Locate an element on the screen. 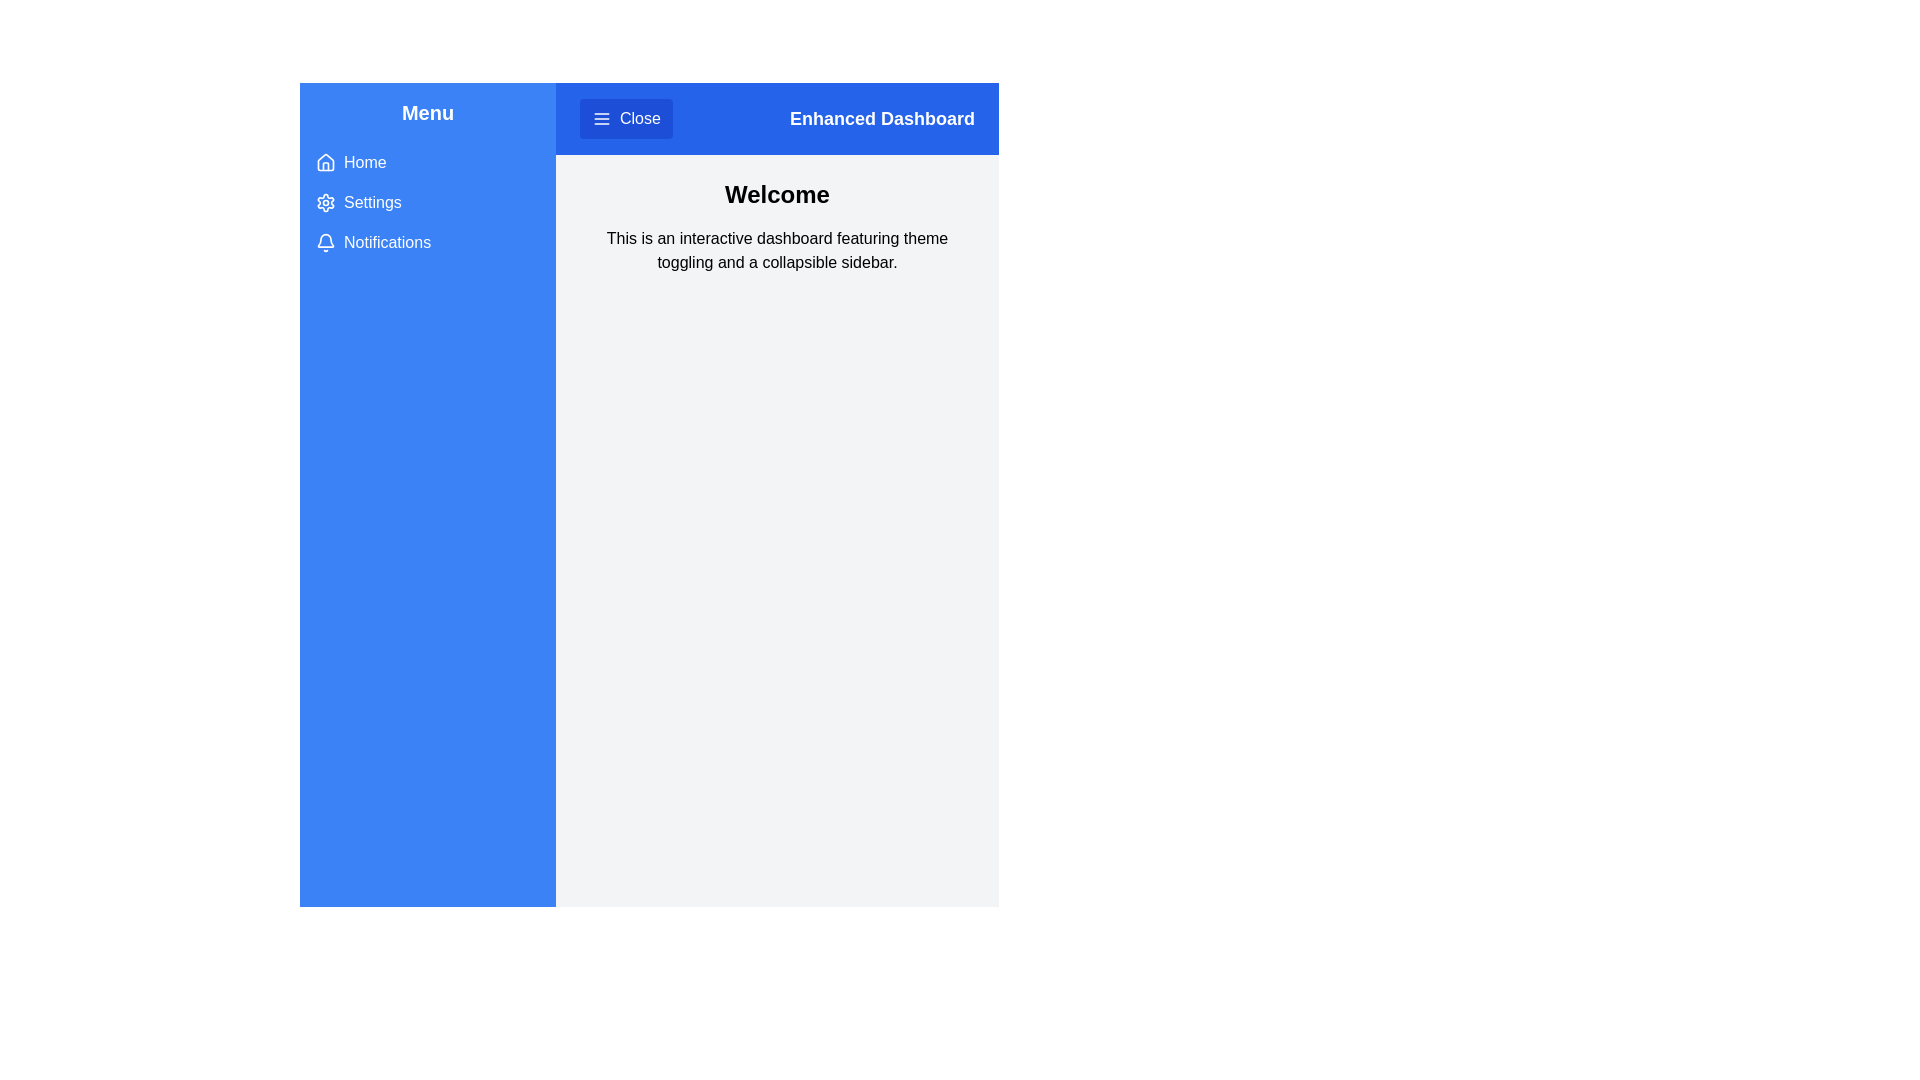  the 'Home' icon located at the top of the vertical navigation list on the left side of the interface is located at coordinates (326, 161).